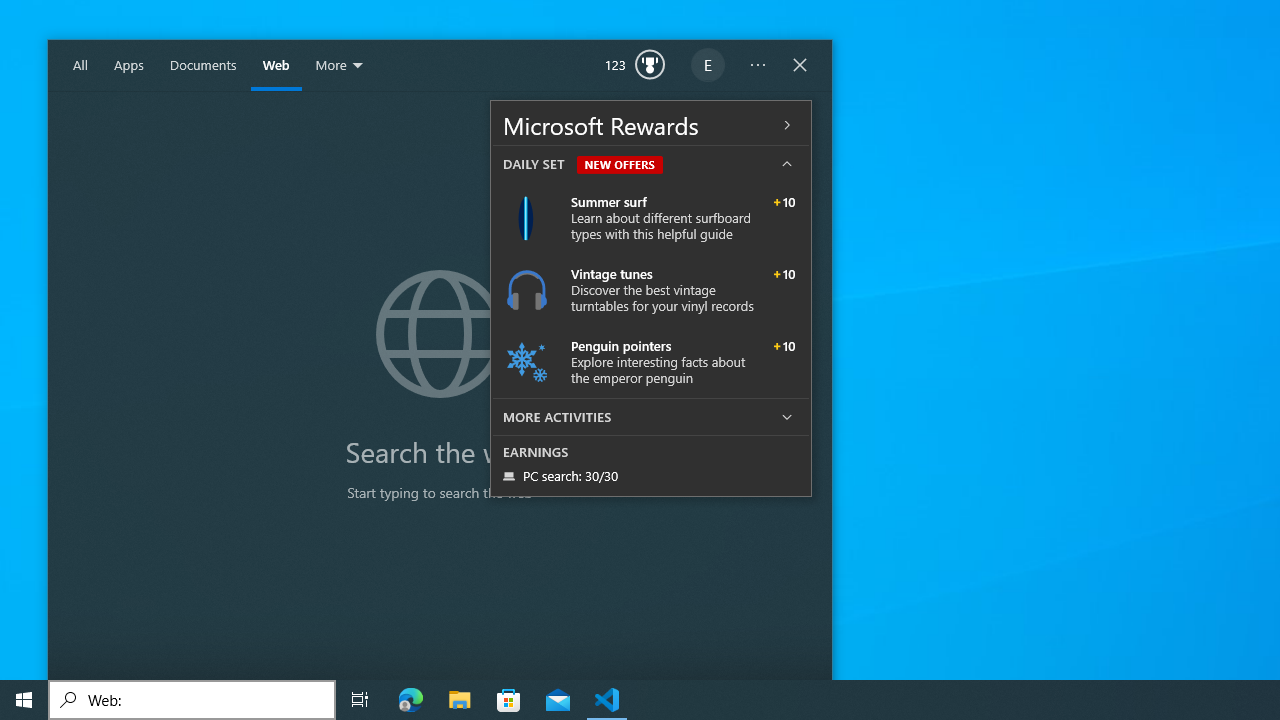 This screenshot has width=1280, height=720. I want to click on 'EugeneLedger601@outlook.com', so click(707, 65).